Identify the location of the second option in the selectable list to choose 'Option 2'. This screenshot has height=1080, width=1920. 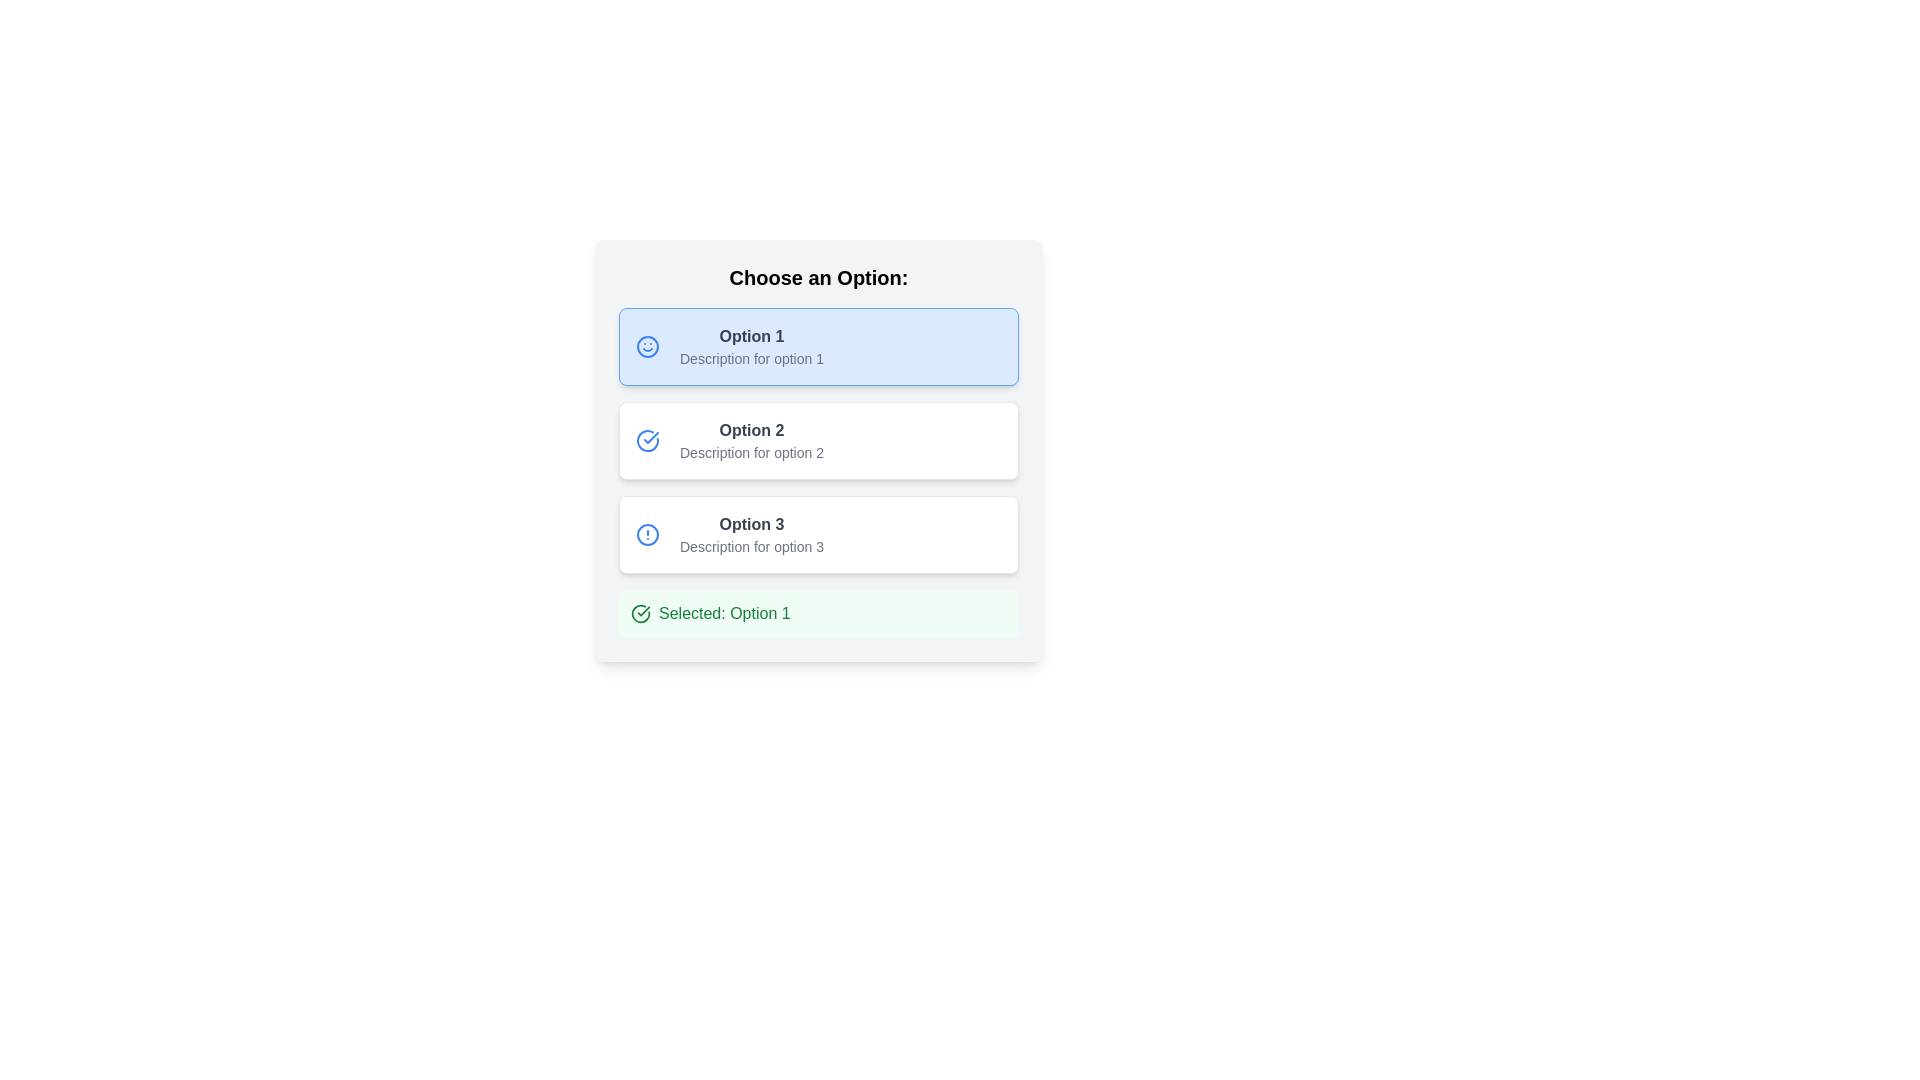
(751, 439).